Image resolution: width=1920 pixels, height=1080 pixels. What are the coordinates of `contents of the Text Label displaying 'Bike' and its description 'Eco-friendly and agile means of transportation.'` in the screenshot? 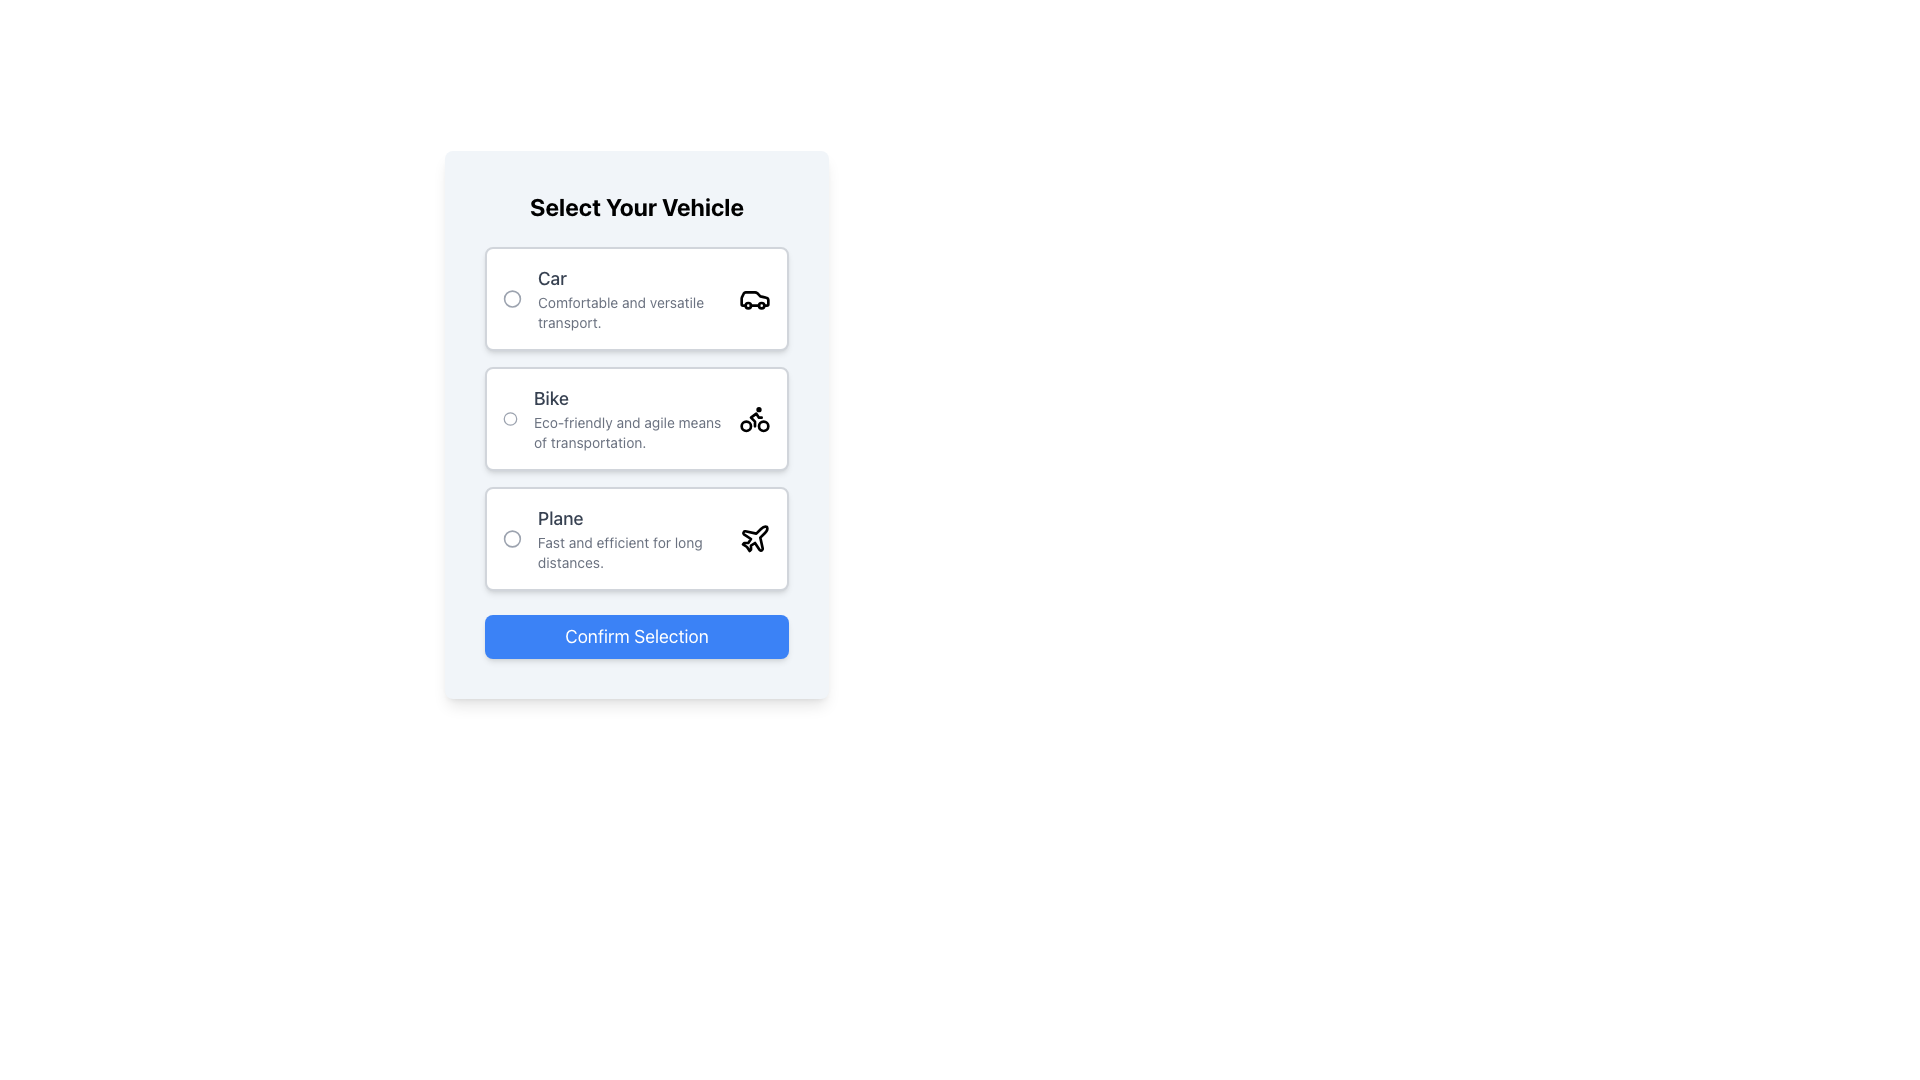 It's located at (627, 418).